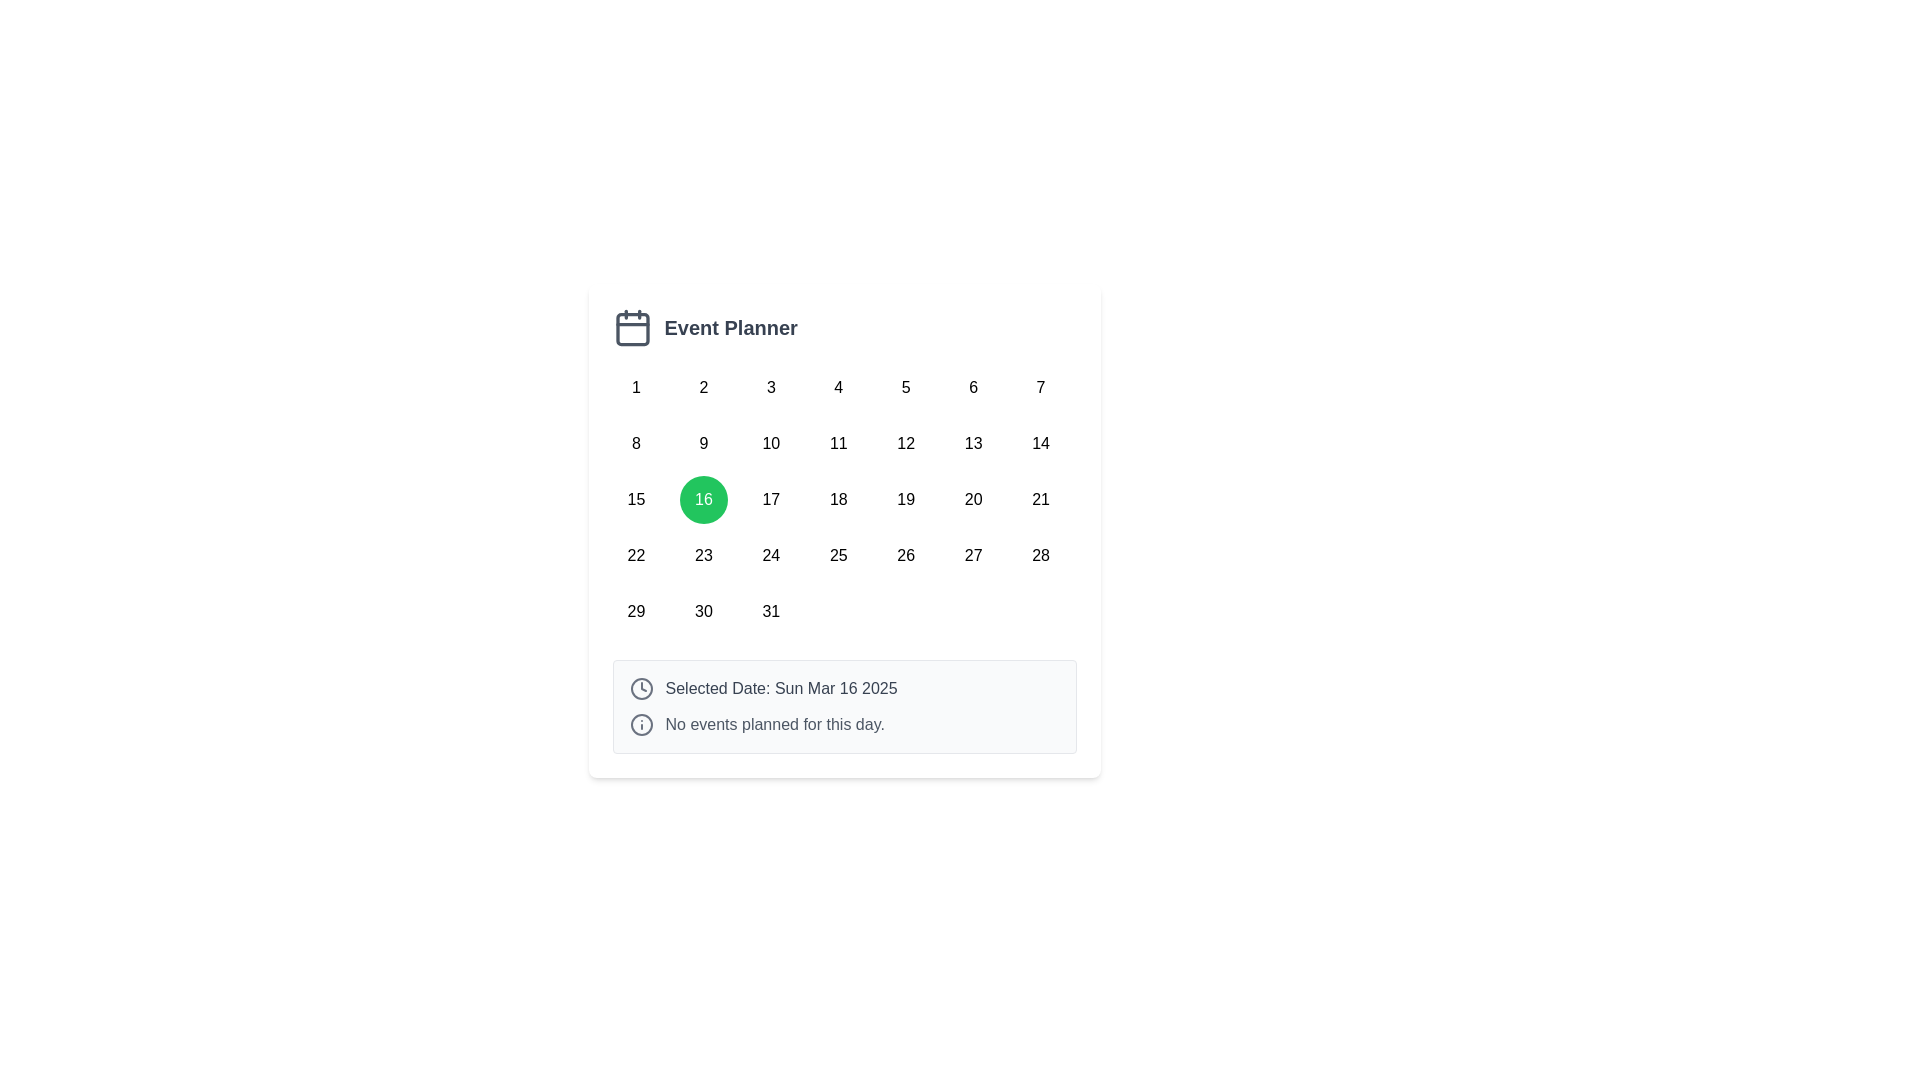 The width and height of the screenshot is (1920, 1080). Describe the element at coordinates (635, 442) in the screenshot. I see `the button representing the 8th day in the calendar grid` at that location.